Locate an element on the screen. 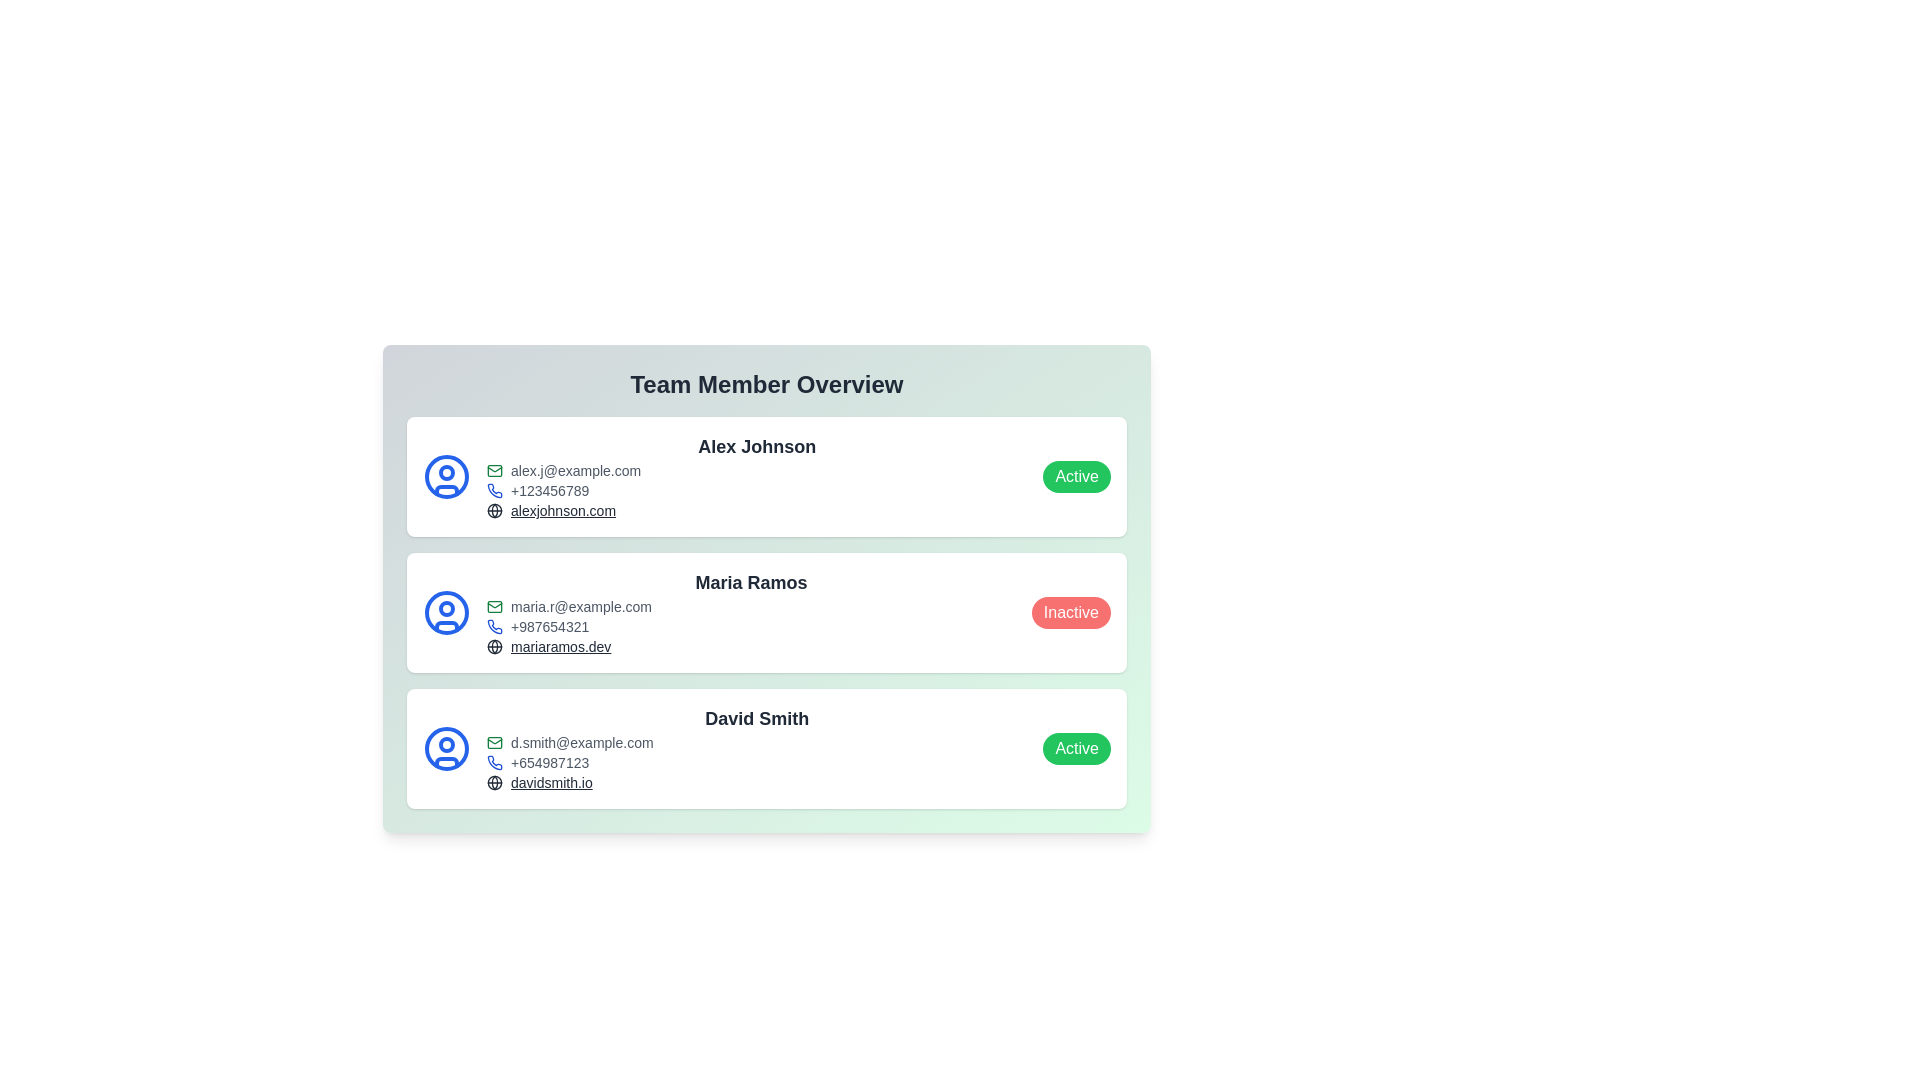  the entry of Maria Ramos to open the context menu is located at coordinates (766, 612).